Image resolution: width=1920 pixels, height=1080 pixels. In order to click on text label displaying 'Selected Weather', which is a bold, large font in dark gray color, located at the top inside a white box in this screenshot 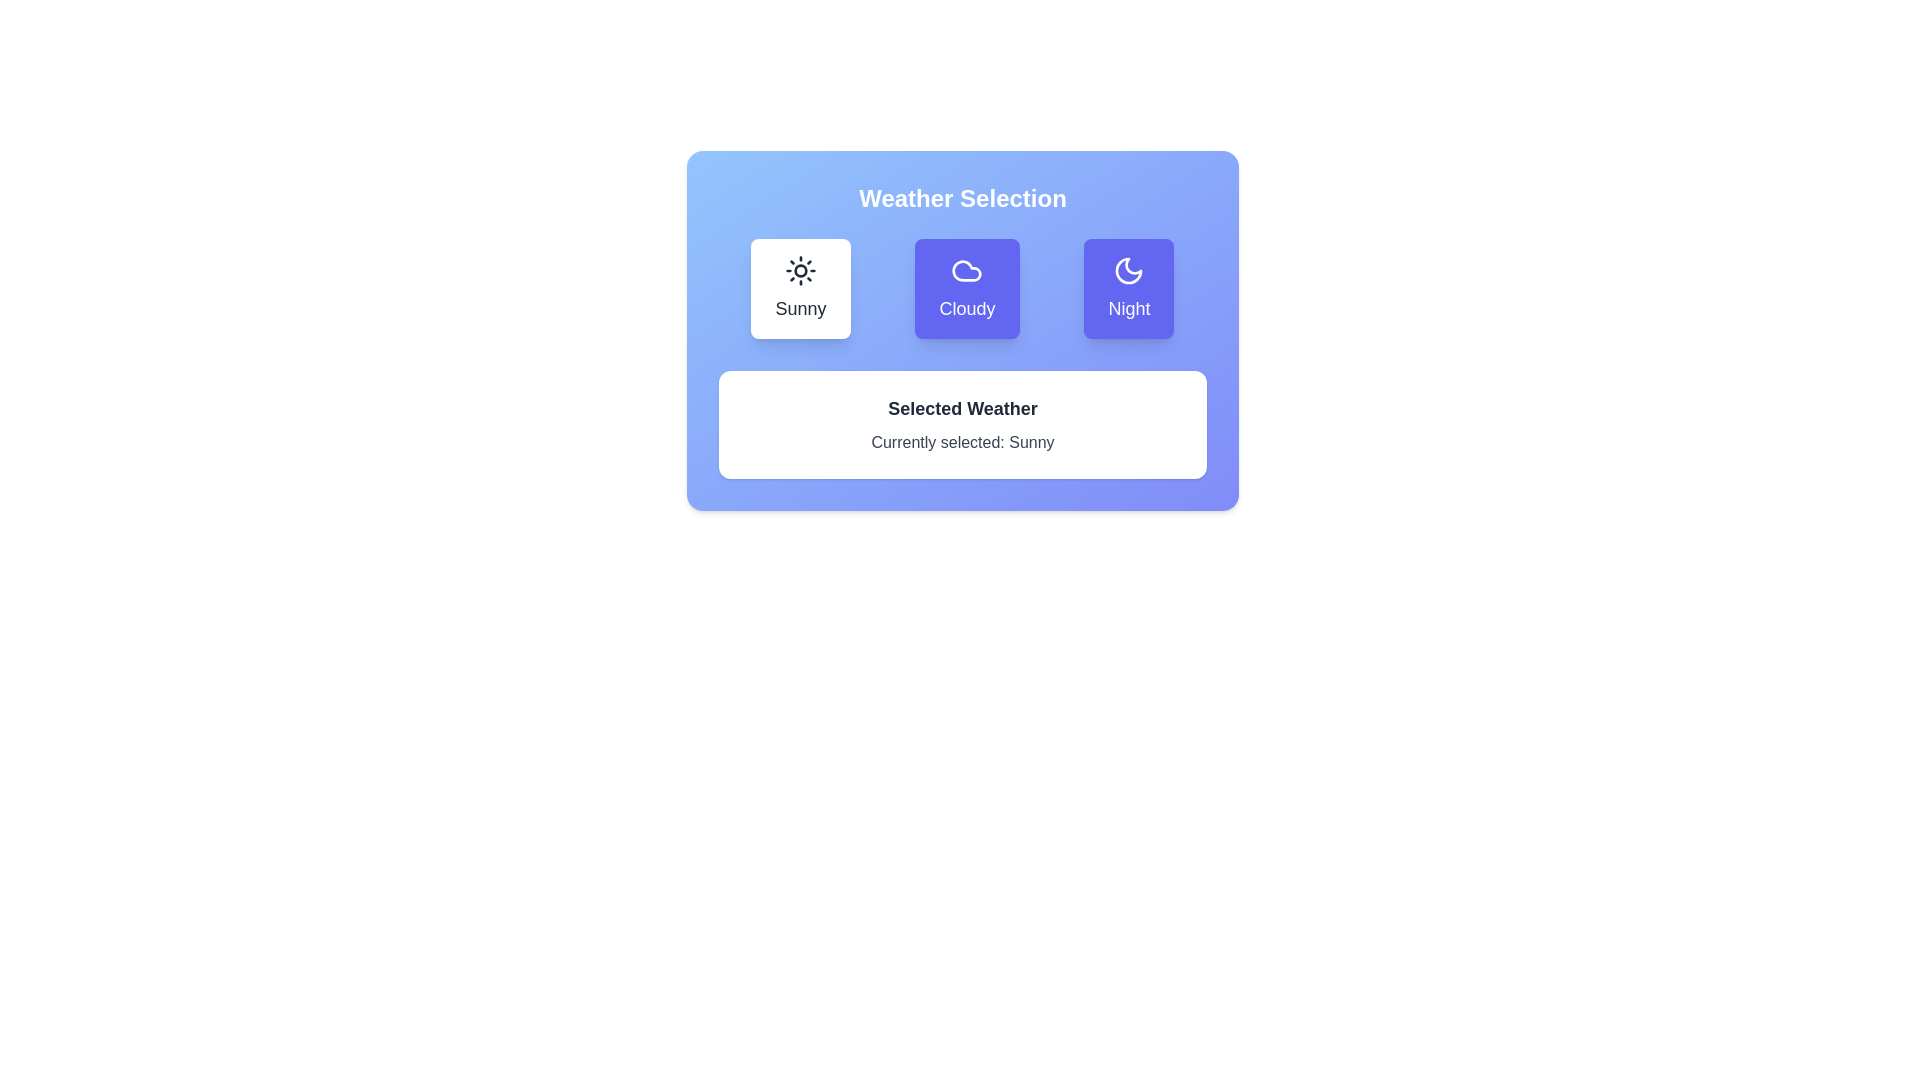, I will do `click(963, 407)`.